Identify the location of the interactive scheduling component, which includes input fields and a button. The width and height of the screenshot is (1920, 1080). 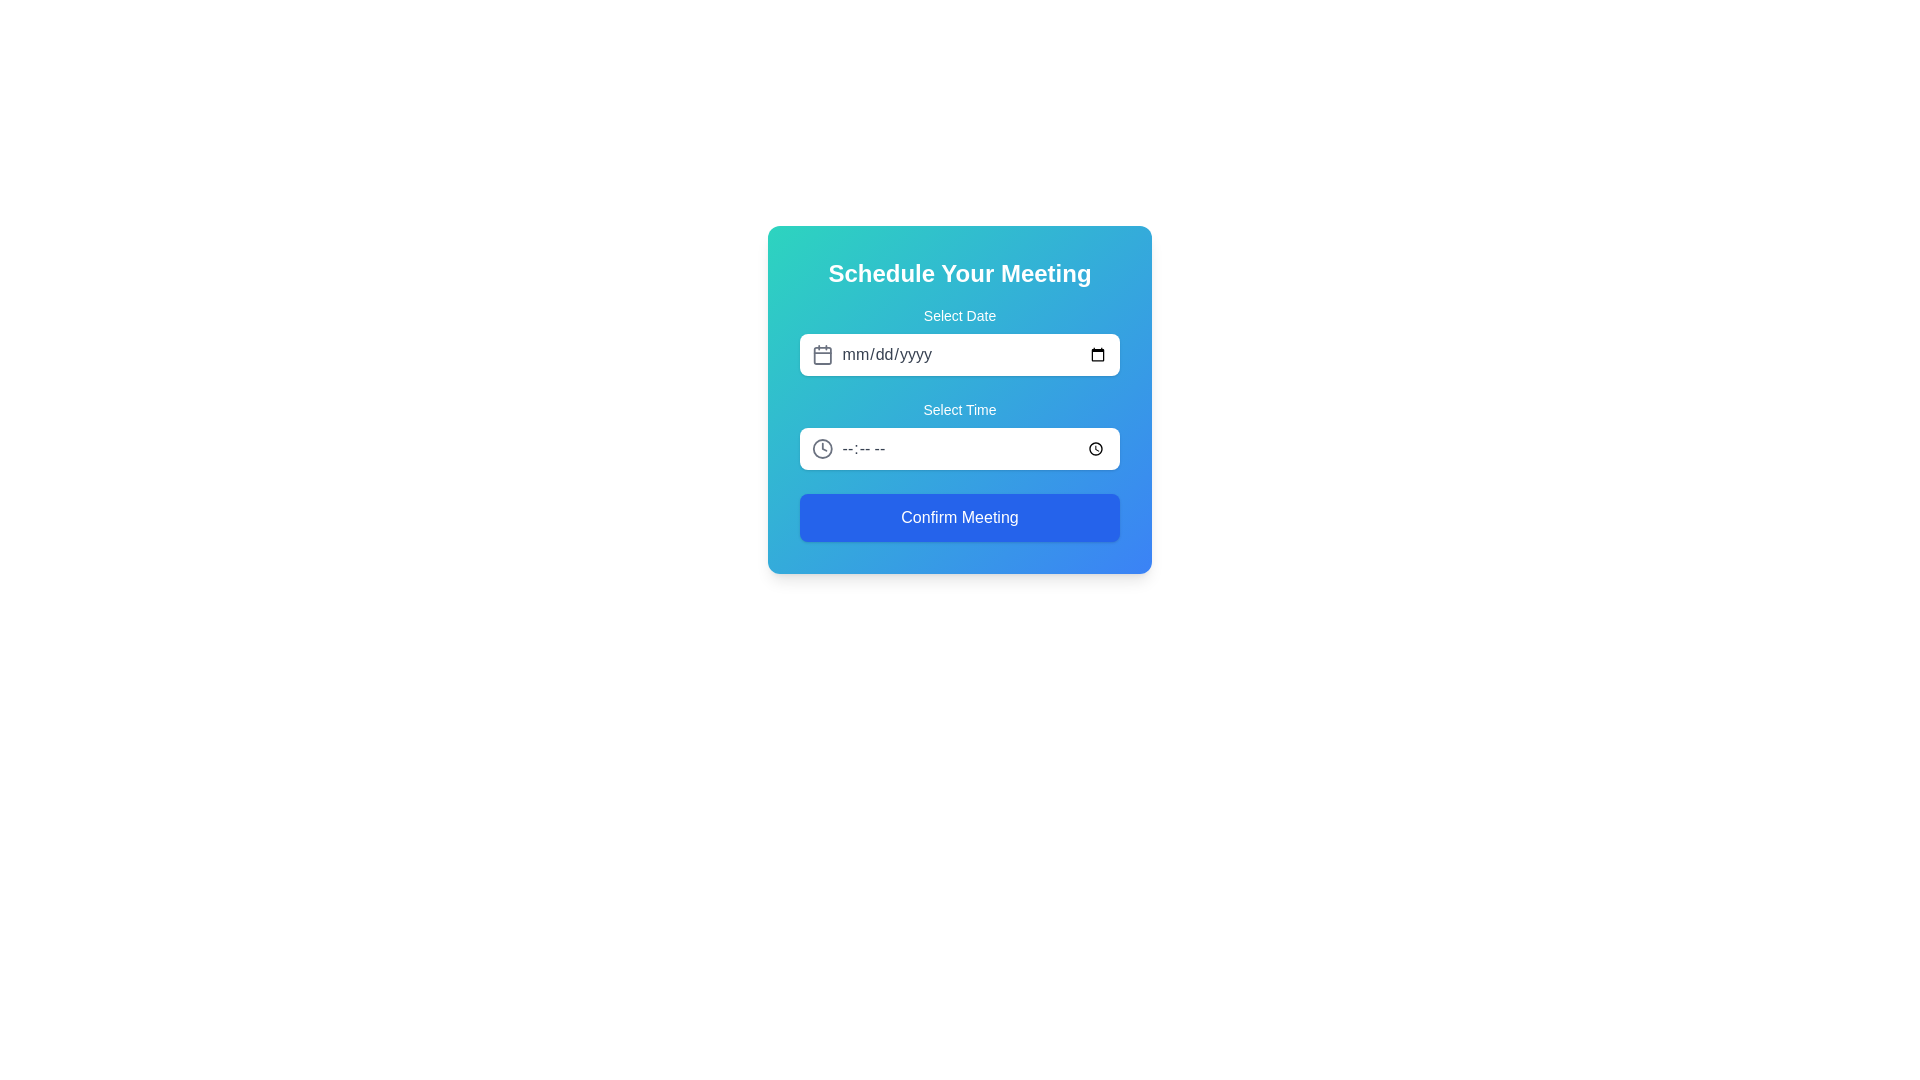
(960, 423).